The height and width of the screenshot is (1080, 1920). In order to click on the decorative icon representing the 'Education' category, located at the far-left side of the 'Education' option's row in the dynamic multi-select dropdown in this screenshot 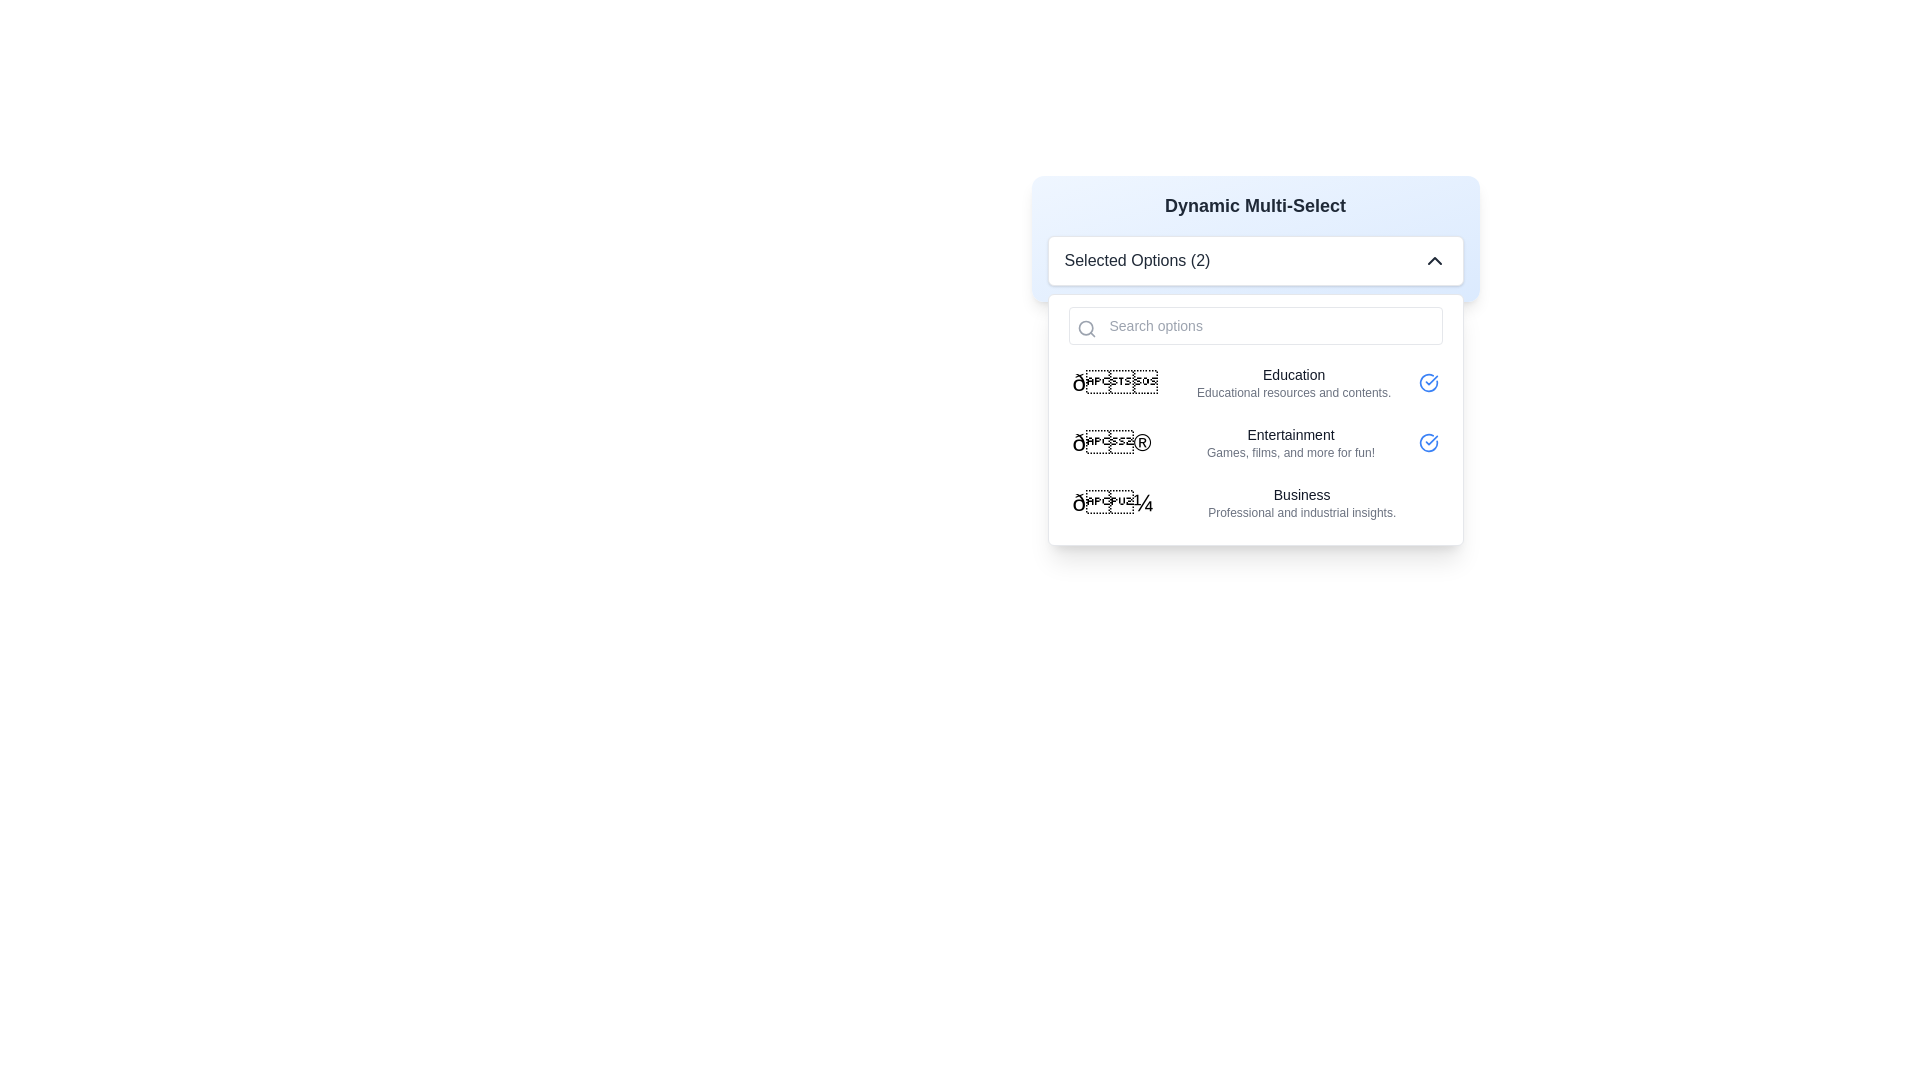, I will do `click(1121, 382)`.